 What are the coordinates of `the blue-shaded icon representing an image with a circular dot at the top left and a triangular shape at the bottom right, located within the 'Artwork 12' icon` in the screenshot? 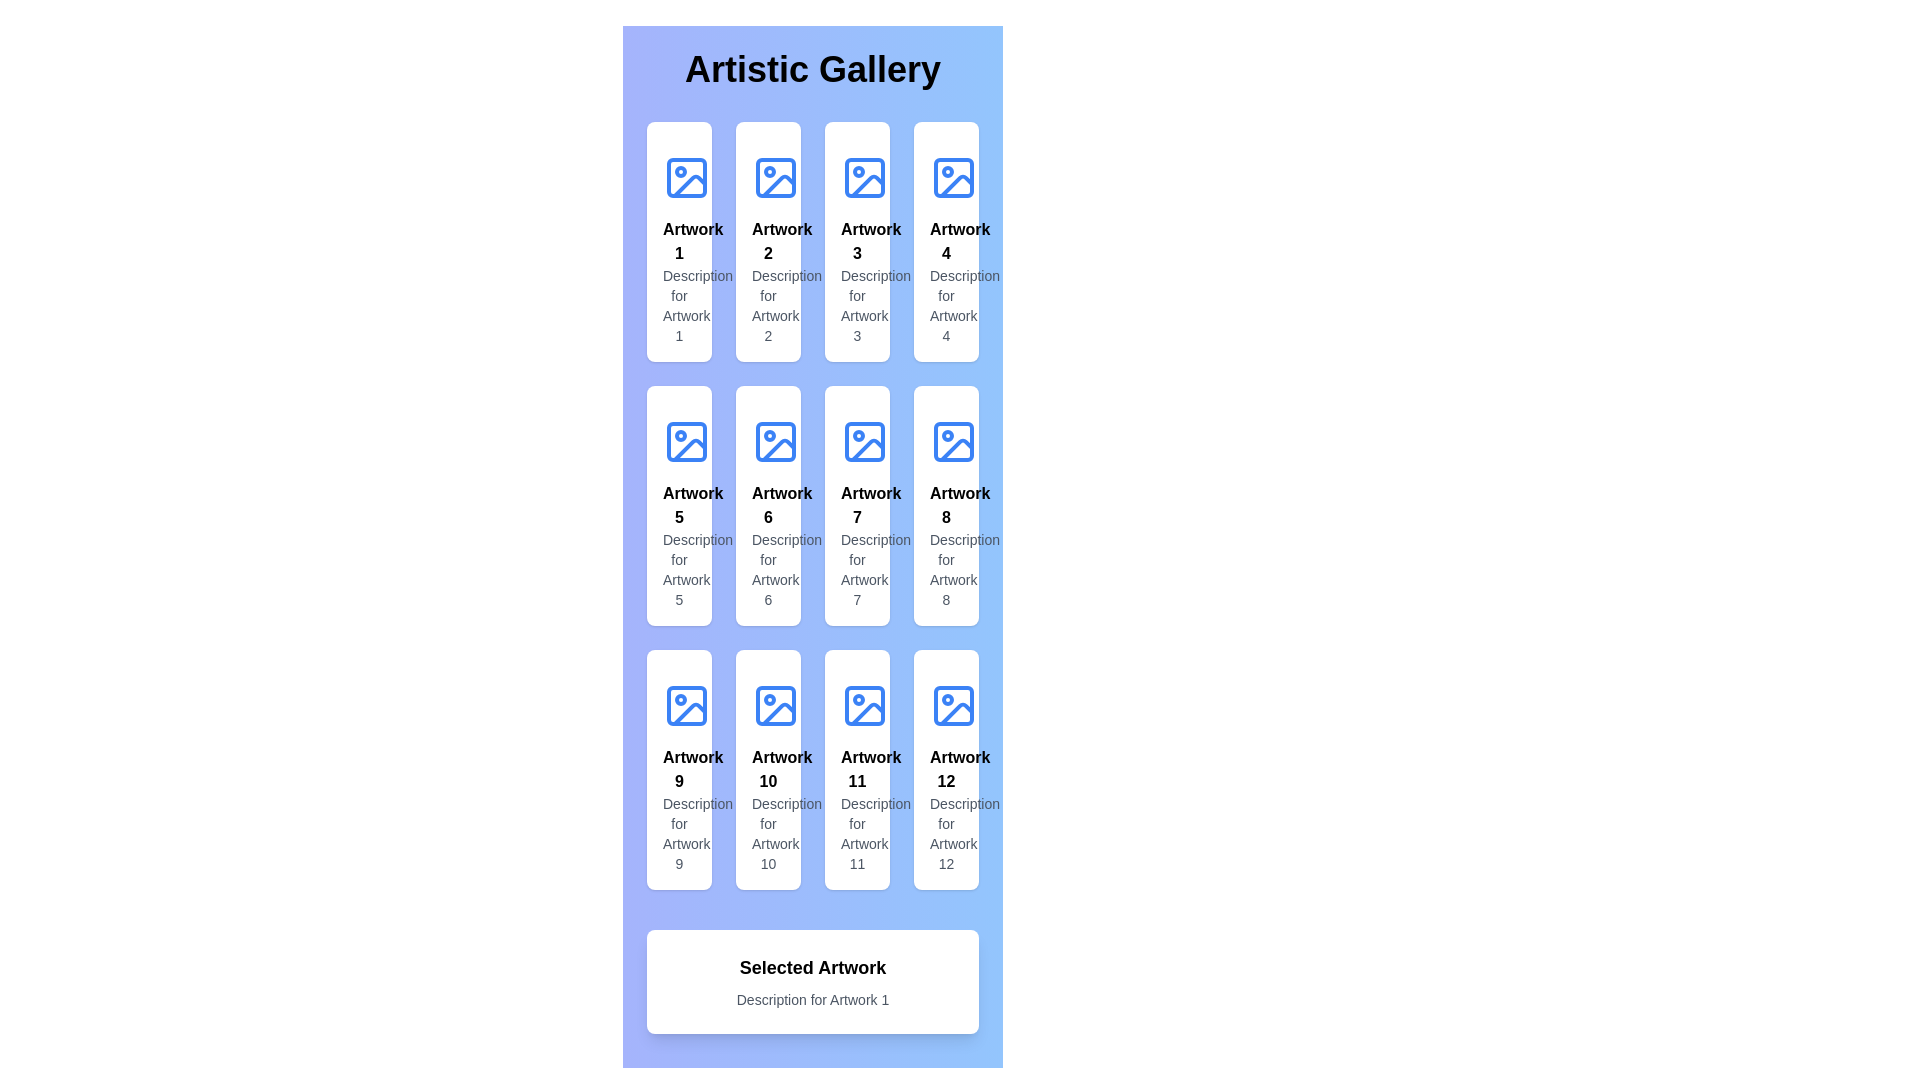 It's located at (953, 704).